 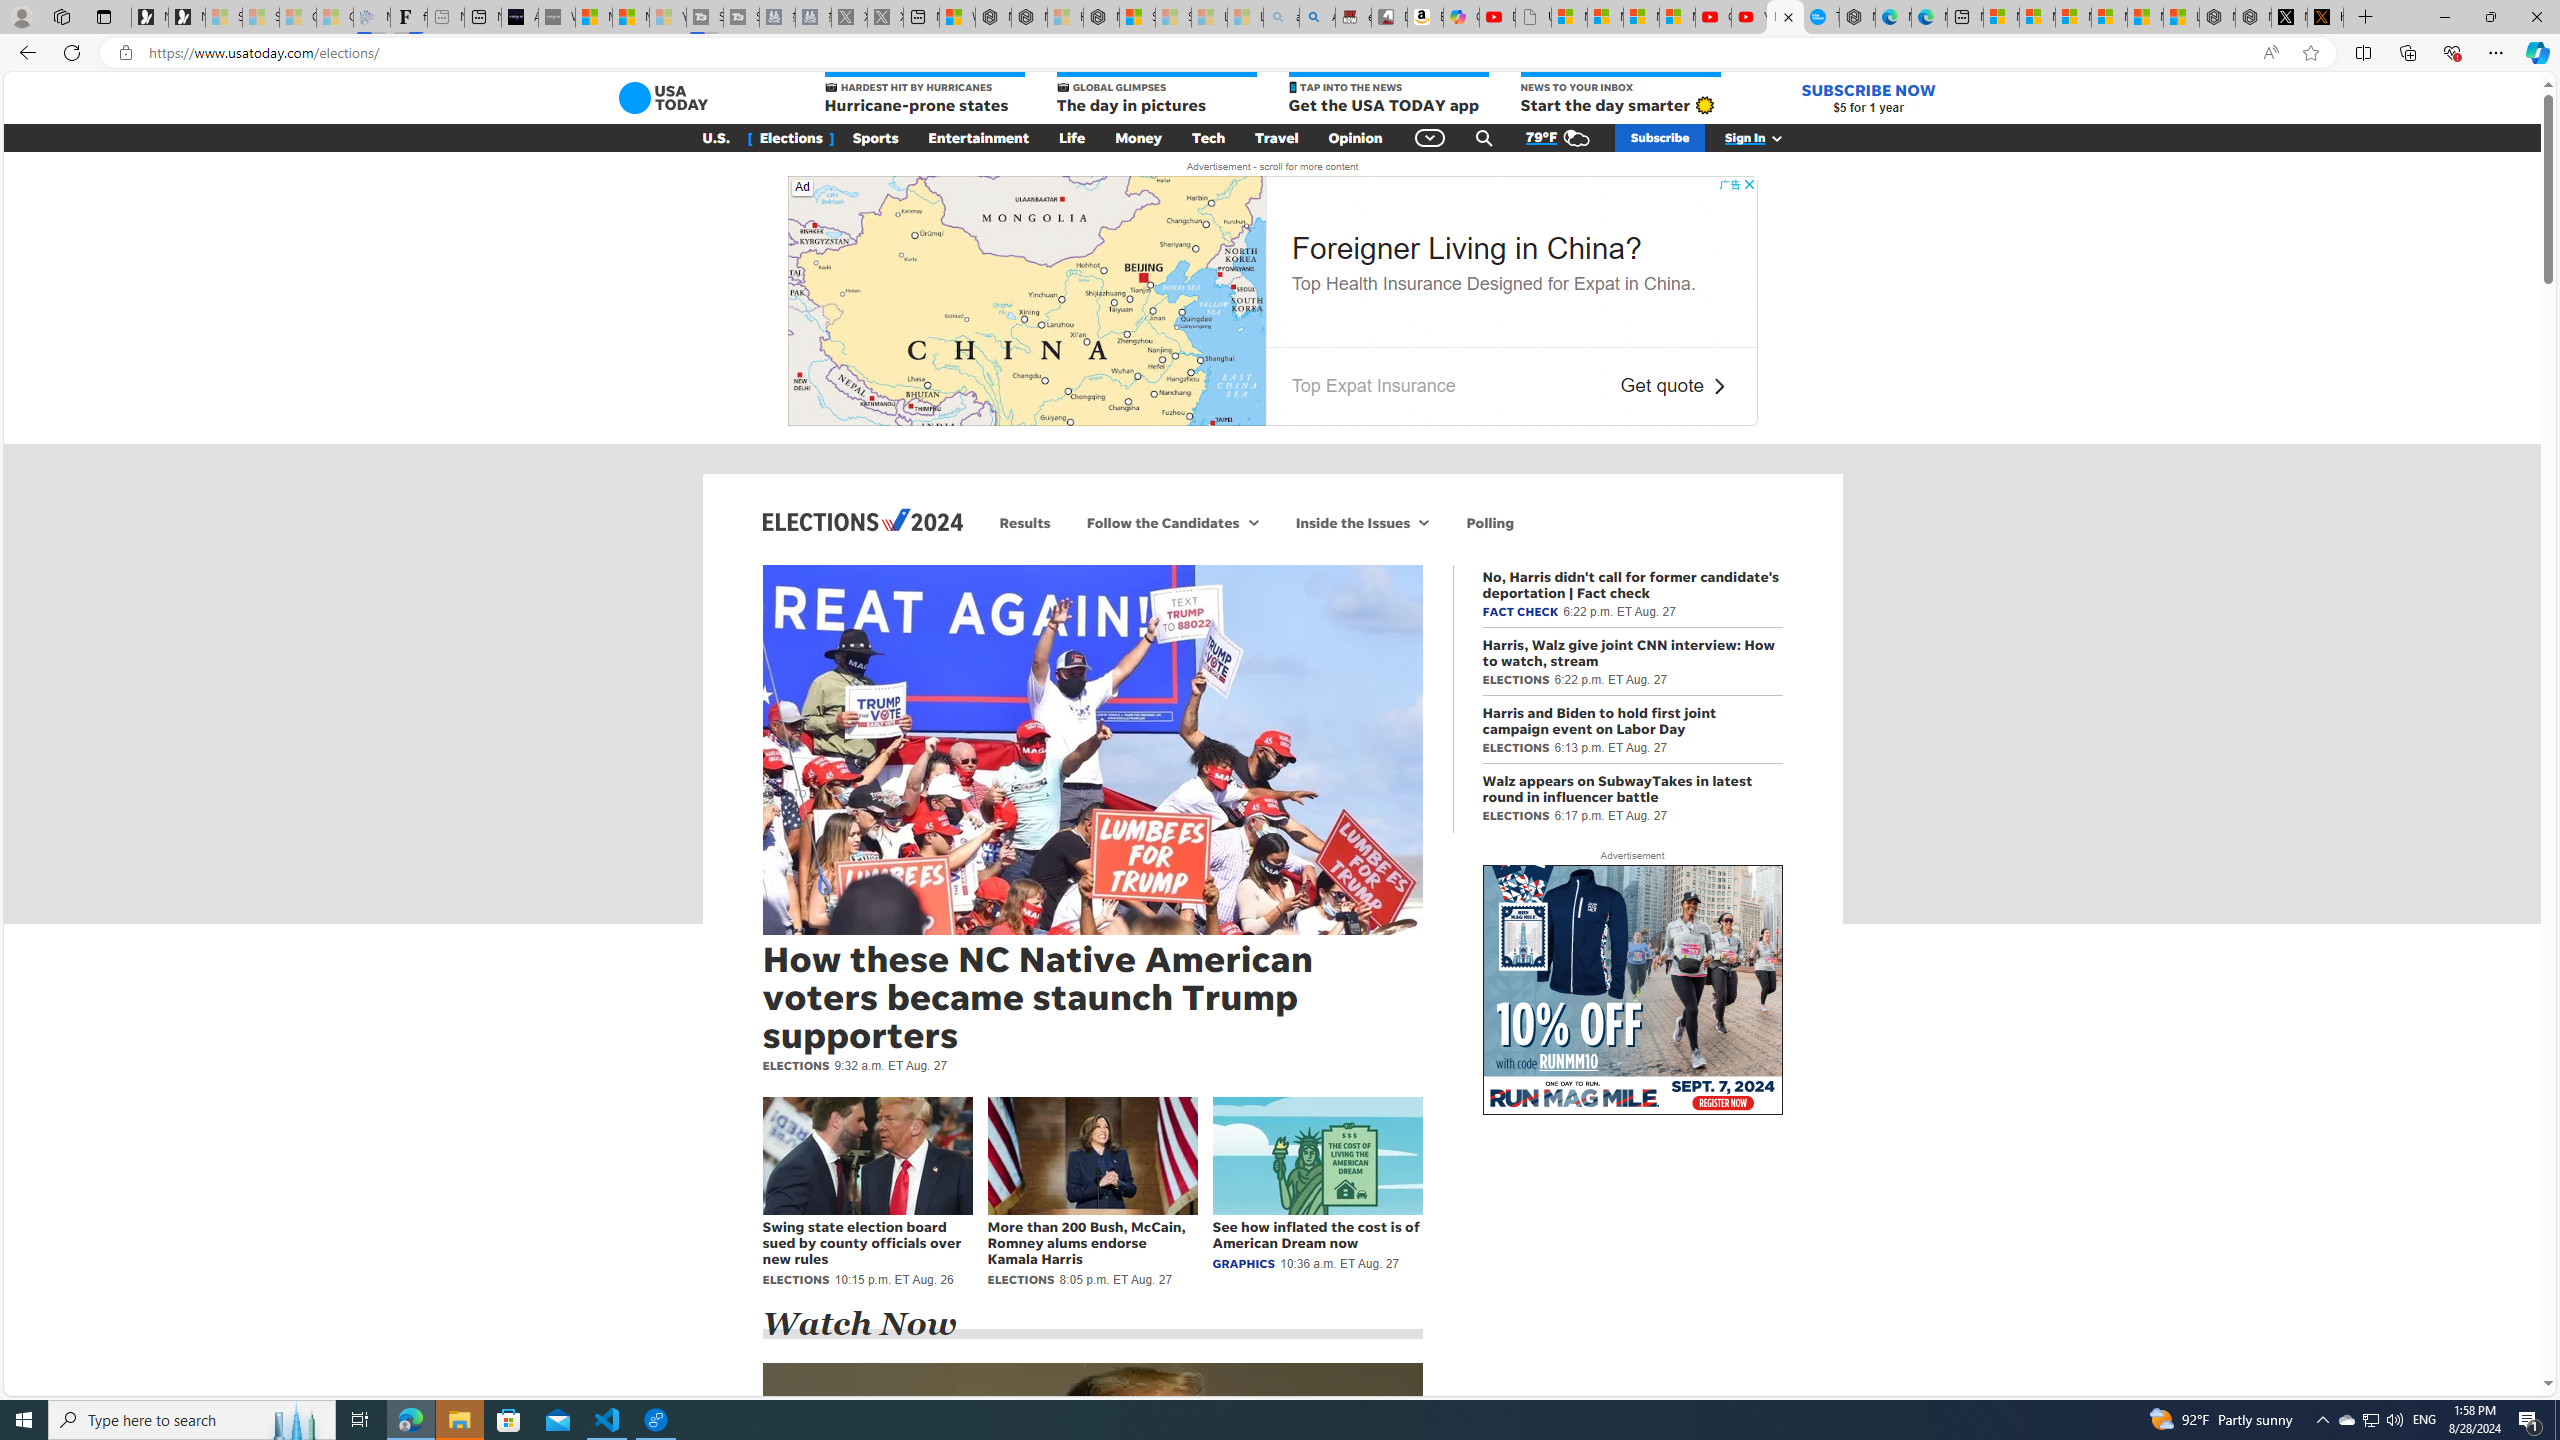 What do you see at coordinates (1423, 521) in the screenshot?
I see `'More Inside the Issues navigation'` at bounding box center [1423, 521].